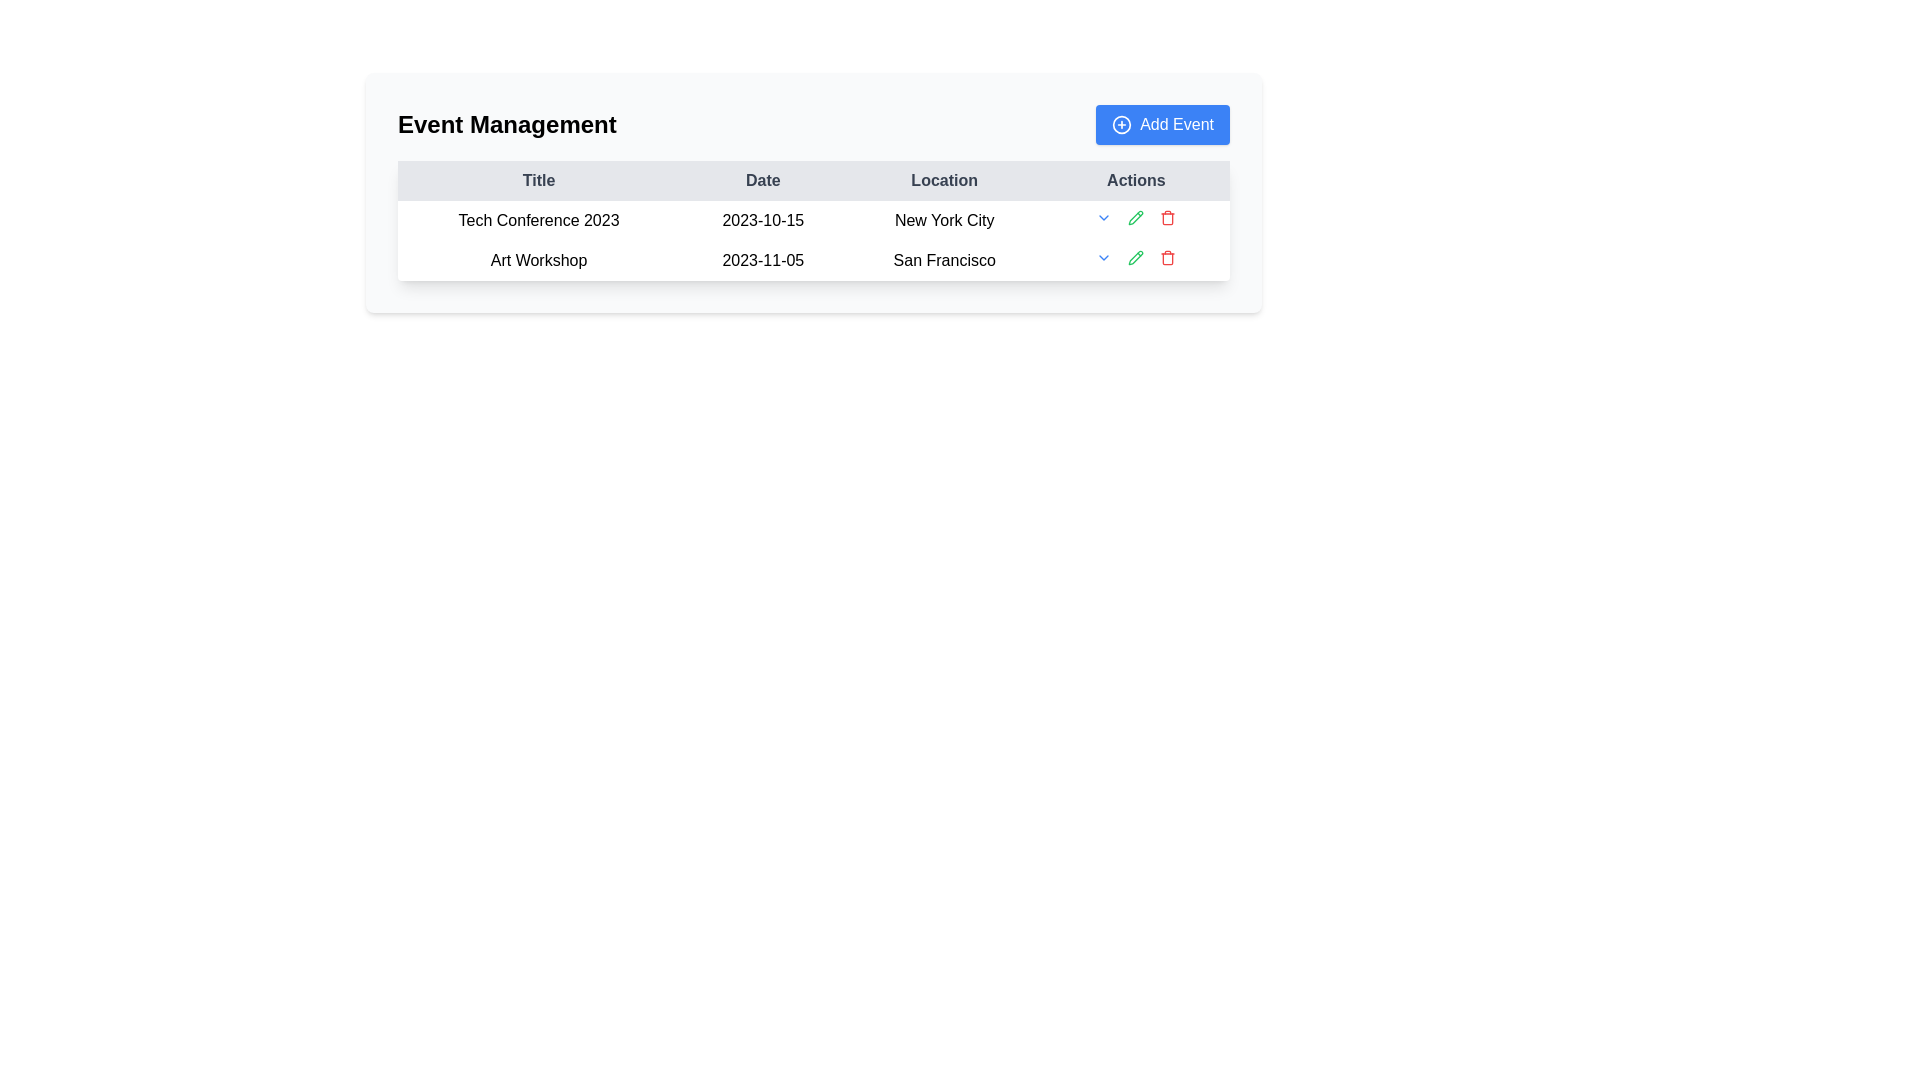 This screenshot has width=1920, height=1080. Describe the element at coordinates (1136, 257) in the screenshot. I see `the edit icon button in the 'Actions' column of the 'Tech Conference 2023' event row` at that location.